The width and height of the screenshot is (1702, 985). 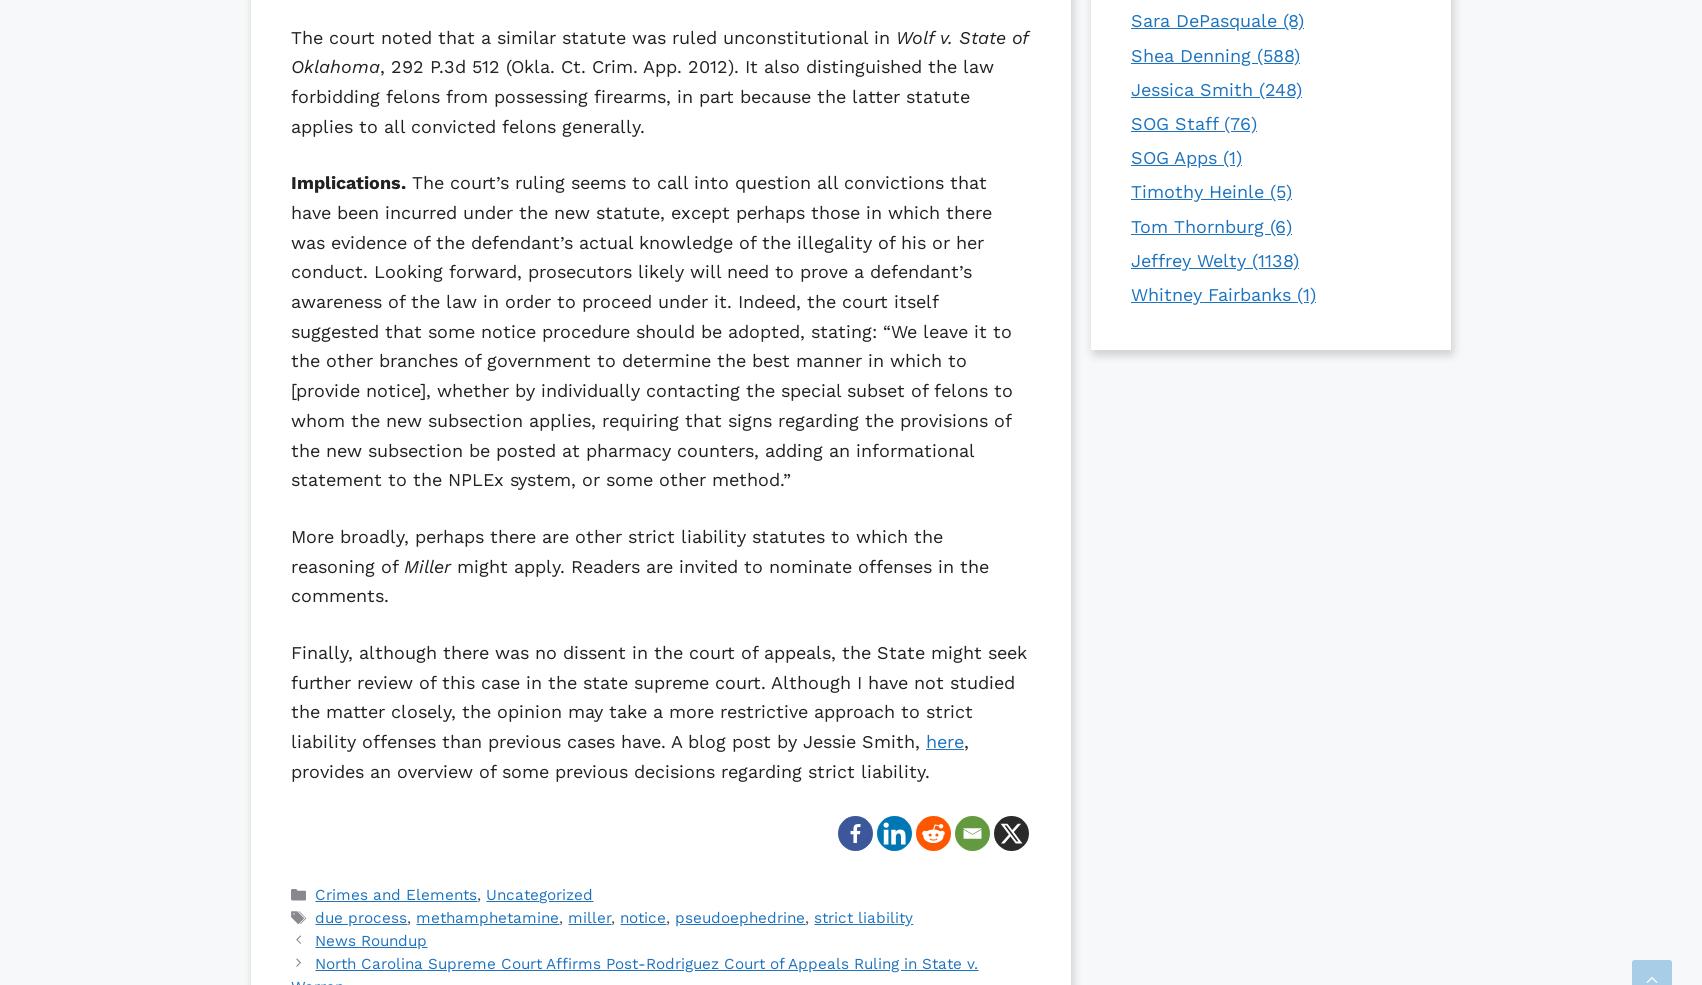 What do you see at coordinates (360, 917) in the screenshot?
I see `'due process'` at bounding box center [360, 917].